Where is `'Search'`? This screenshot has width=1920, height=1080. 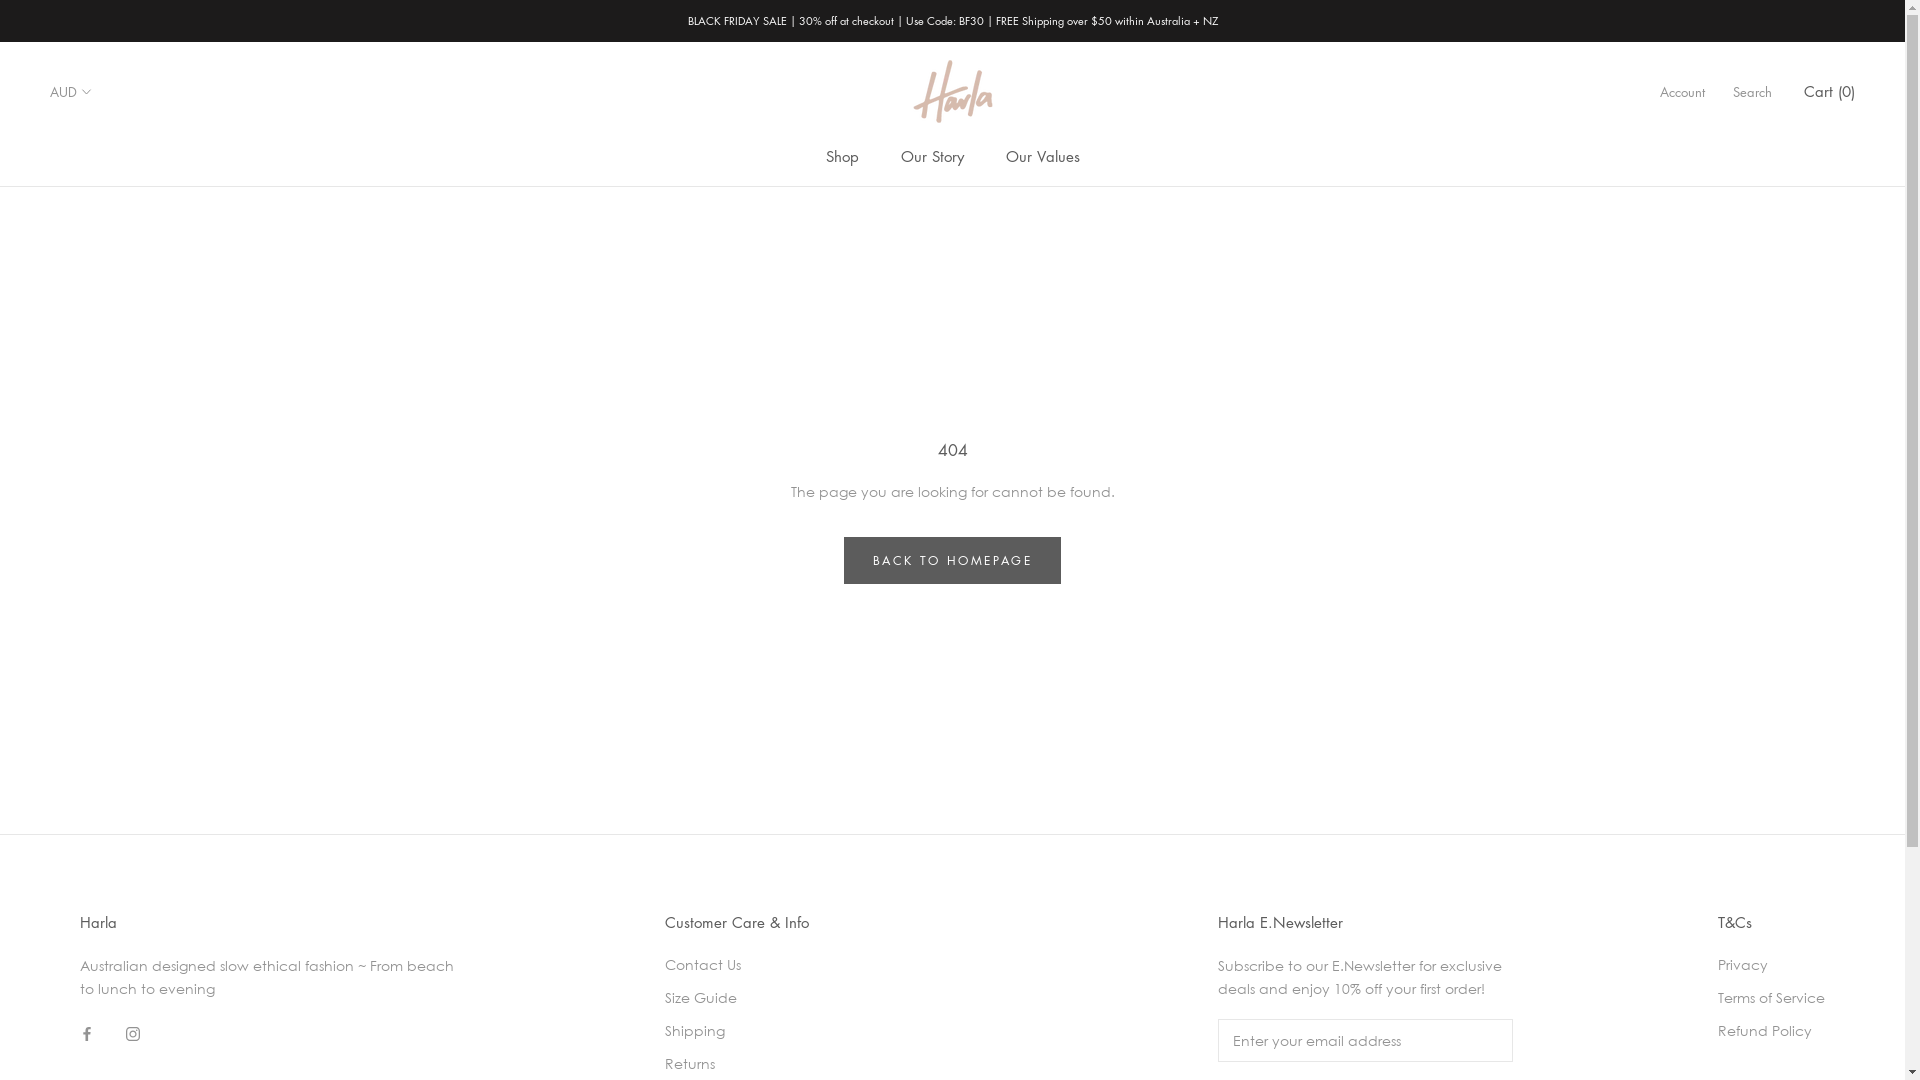 'Search' is located at coordinates (1751, 91).